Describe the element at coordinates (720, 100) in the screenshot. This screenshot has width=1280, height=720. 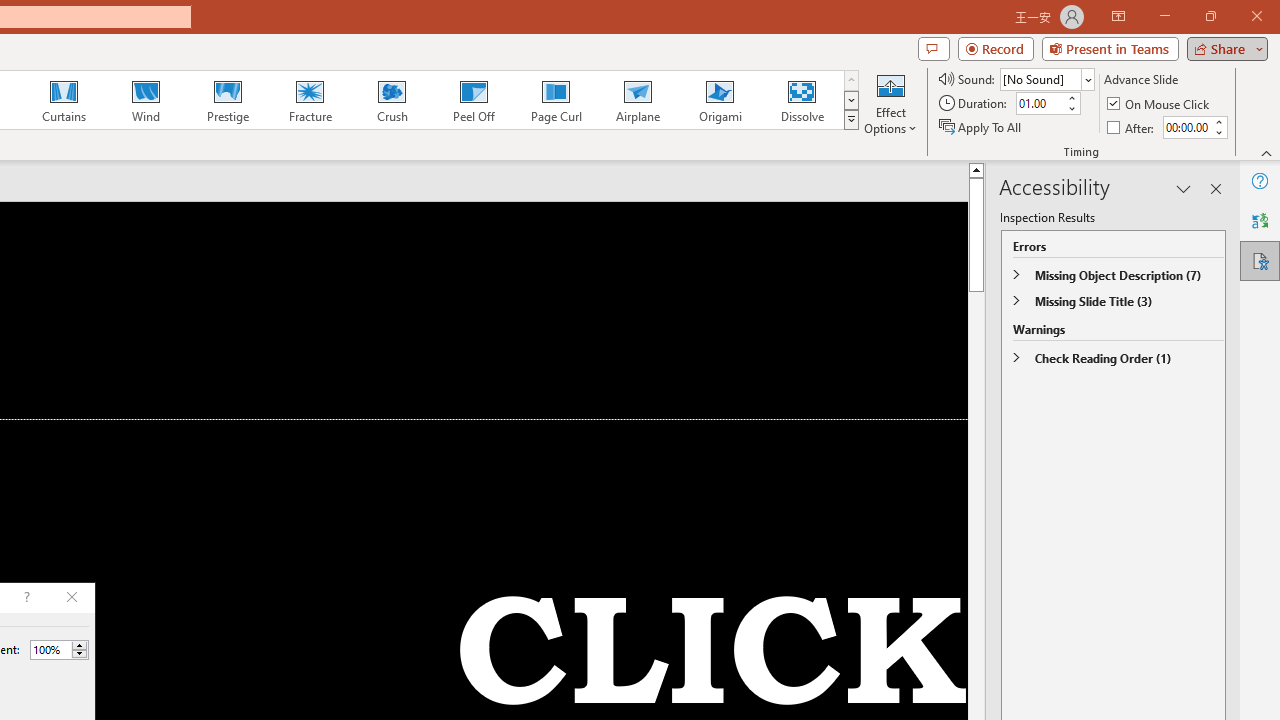
I see `'Origami'` at that location.